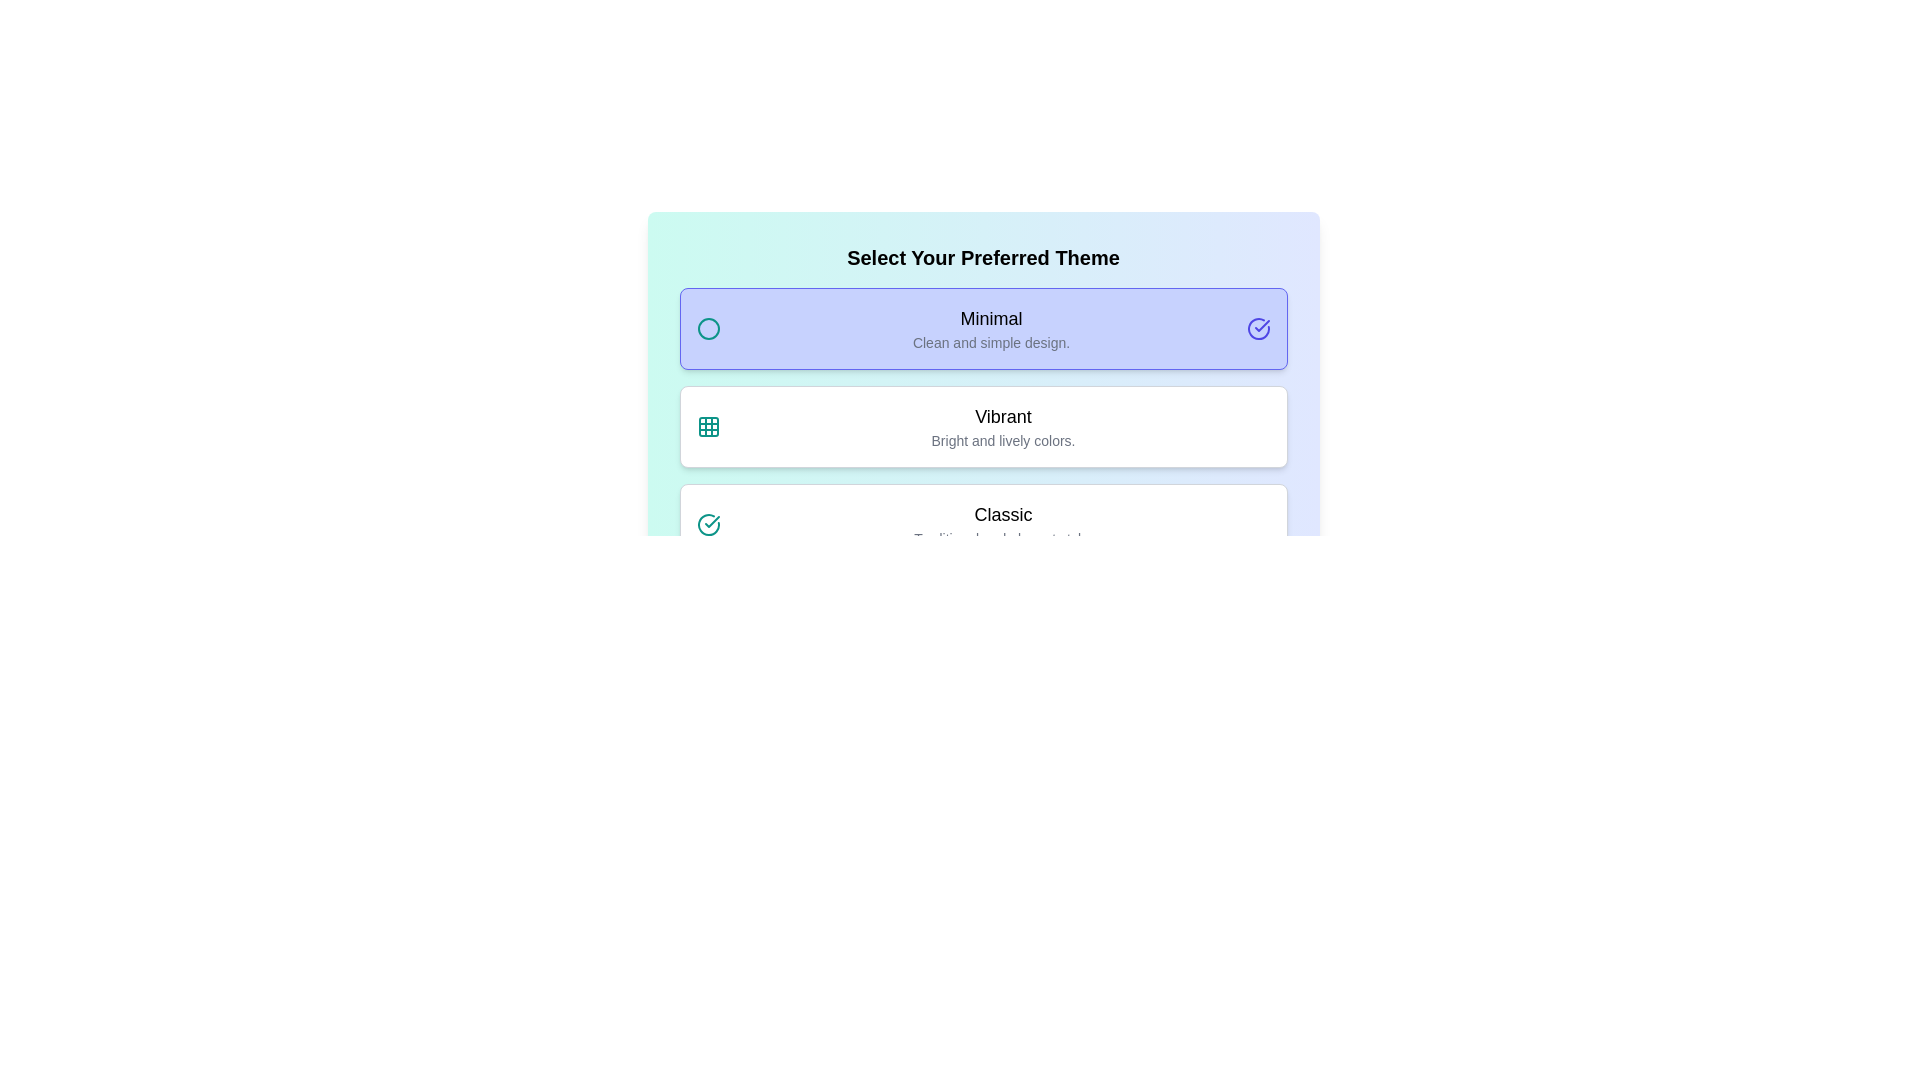 Image resolution: width=1920 pixels, height=1080 pixels. I want to click on the 'Vibrant' theme button in the list, so click(983, 426).